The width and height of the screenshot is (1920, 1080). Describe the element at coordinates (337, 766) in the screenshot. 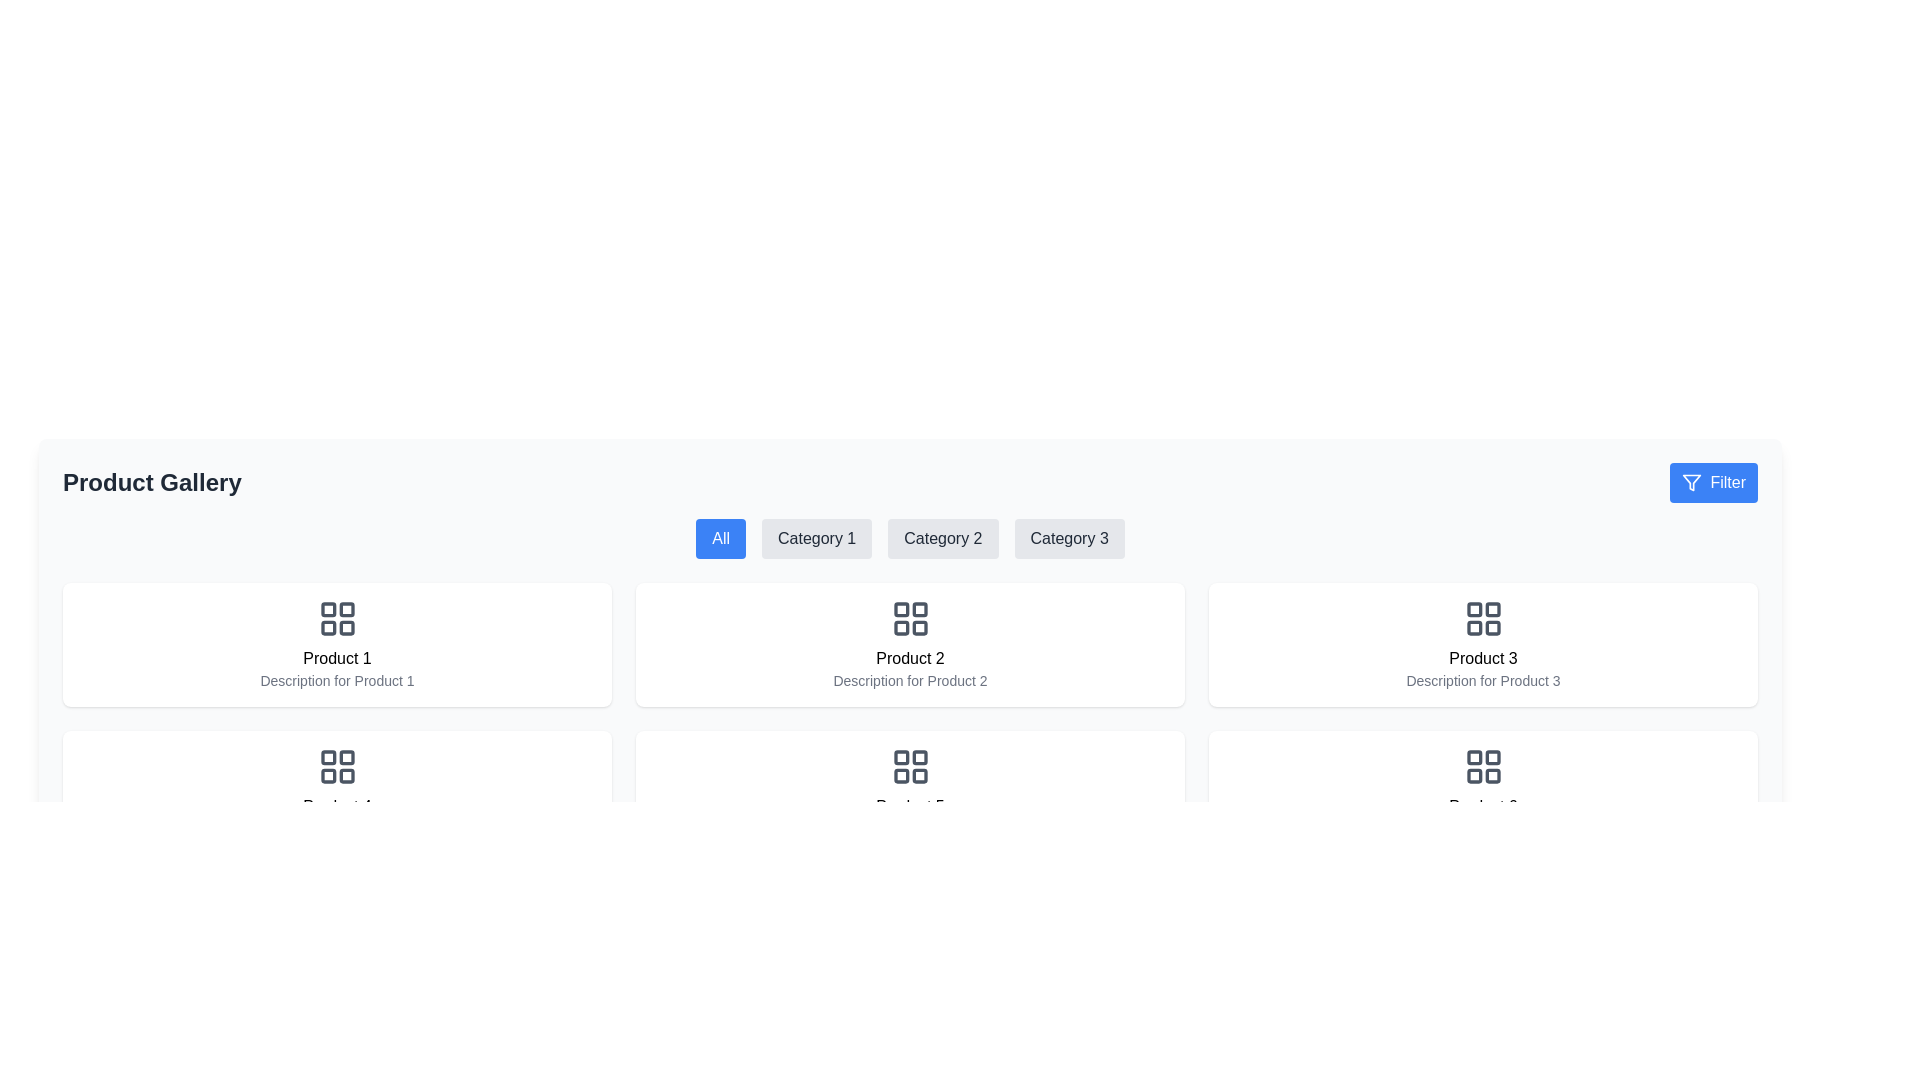

I see `the grid layout SVG icon located above the 'Product 4' text in the second row of the product grid using keyboard shortcuts` at that location.